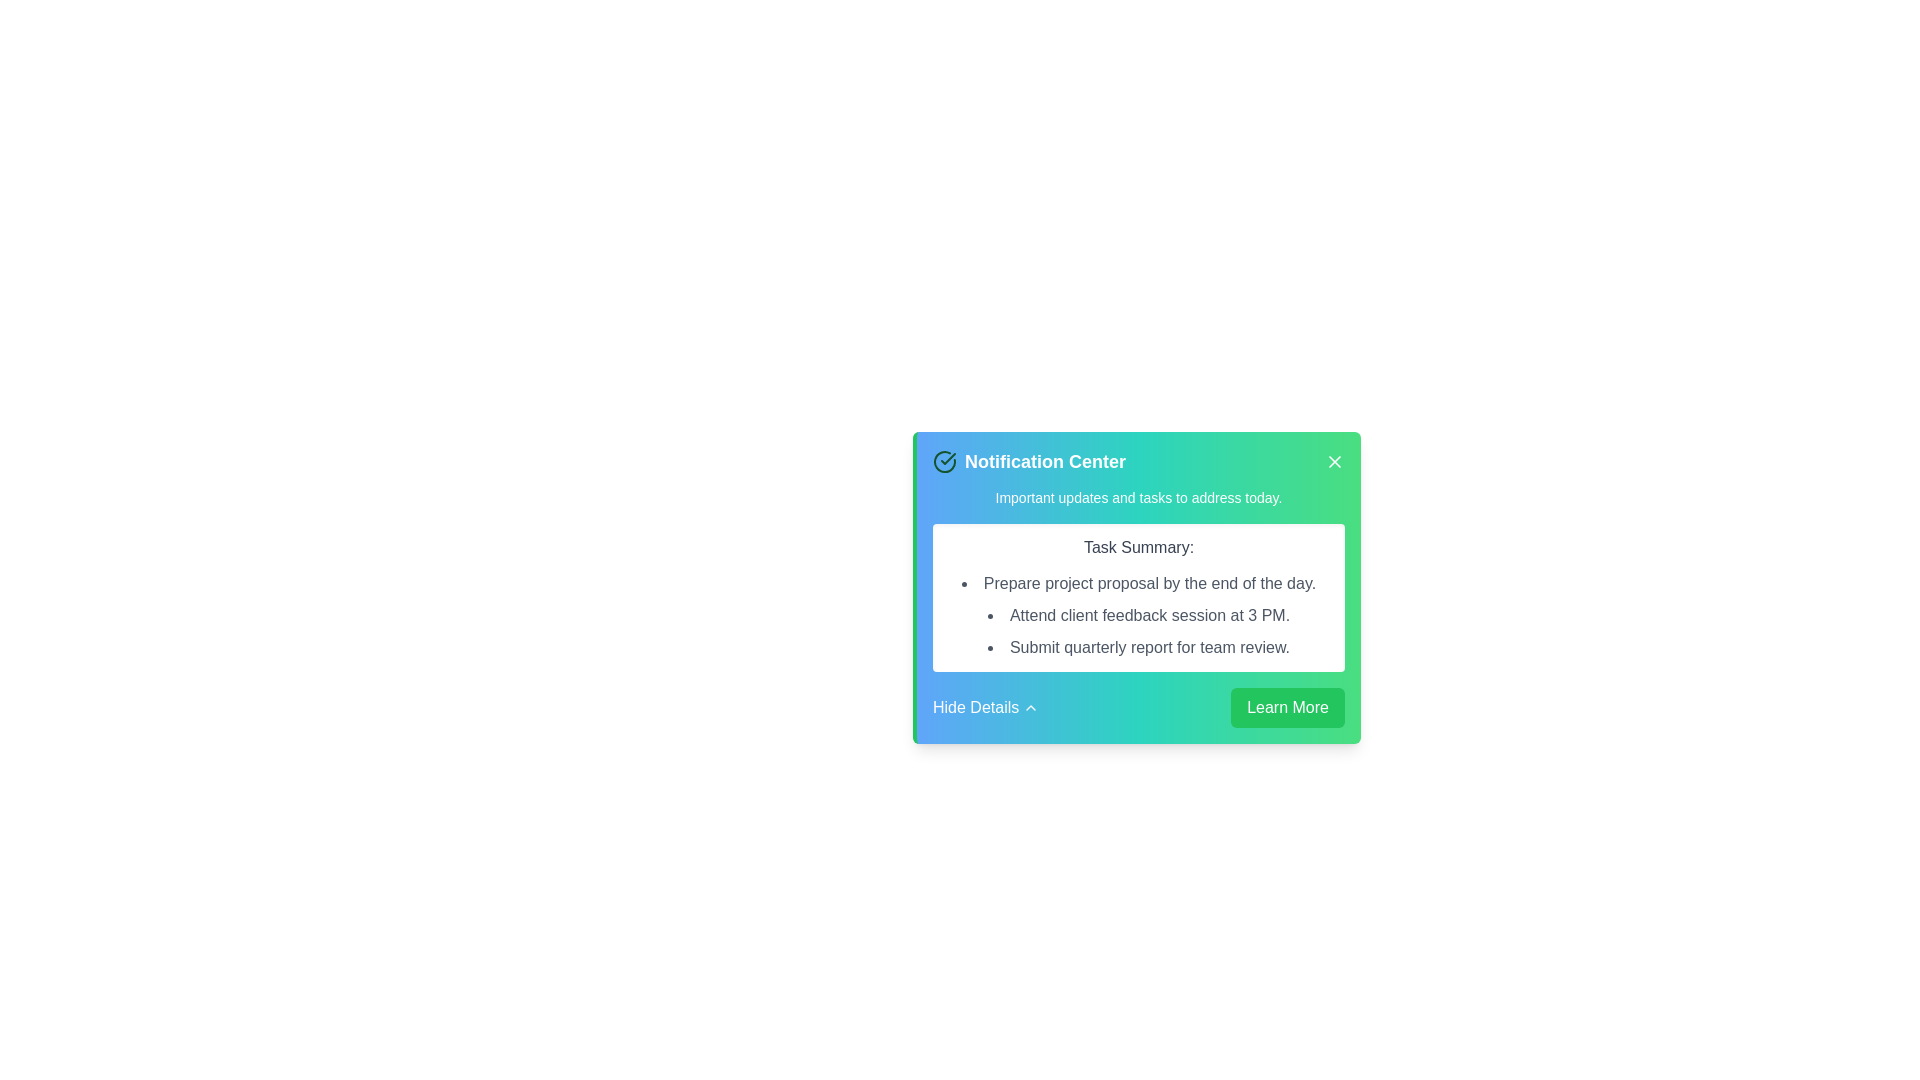 This screenshot has width=1920, height=1080. What do you see at coordinates (1138, 583) in the screenshot?
I see `the first static text element in the notification card that communicates a specific task within the 'Task Summary:' section` at bounding box center [1138, 583].